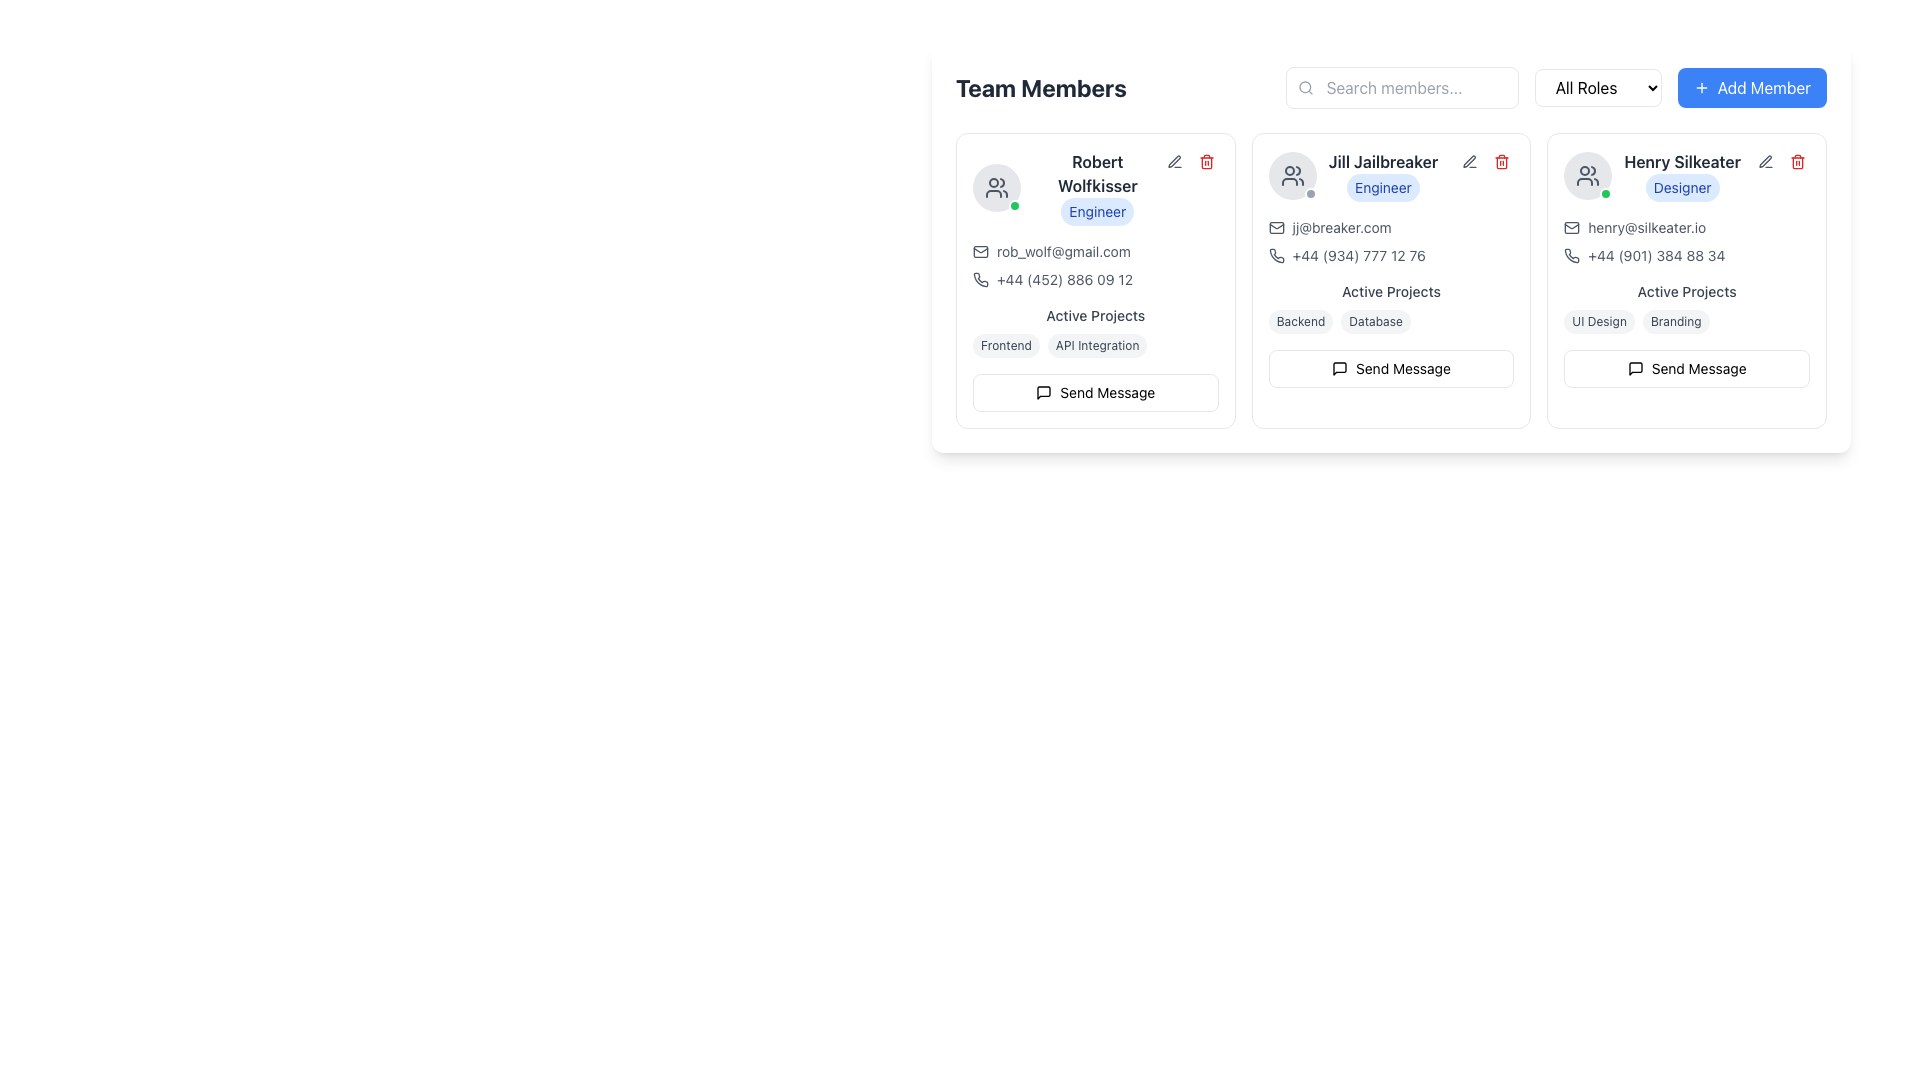 The image size is (1920, 1080). I want to click on the edit icon located at the top right corner of the third team member's card, which allows users to modify details of the associated team member card, so click(1470, 161).